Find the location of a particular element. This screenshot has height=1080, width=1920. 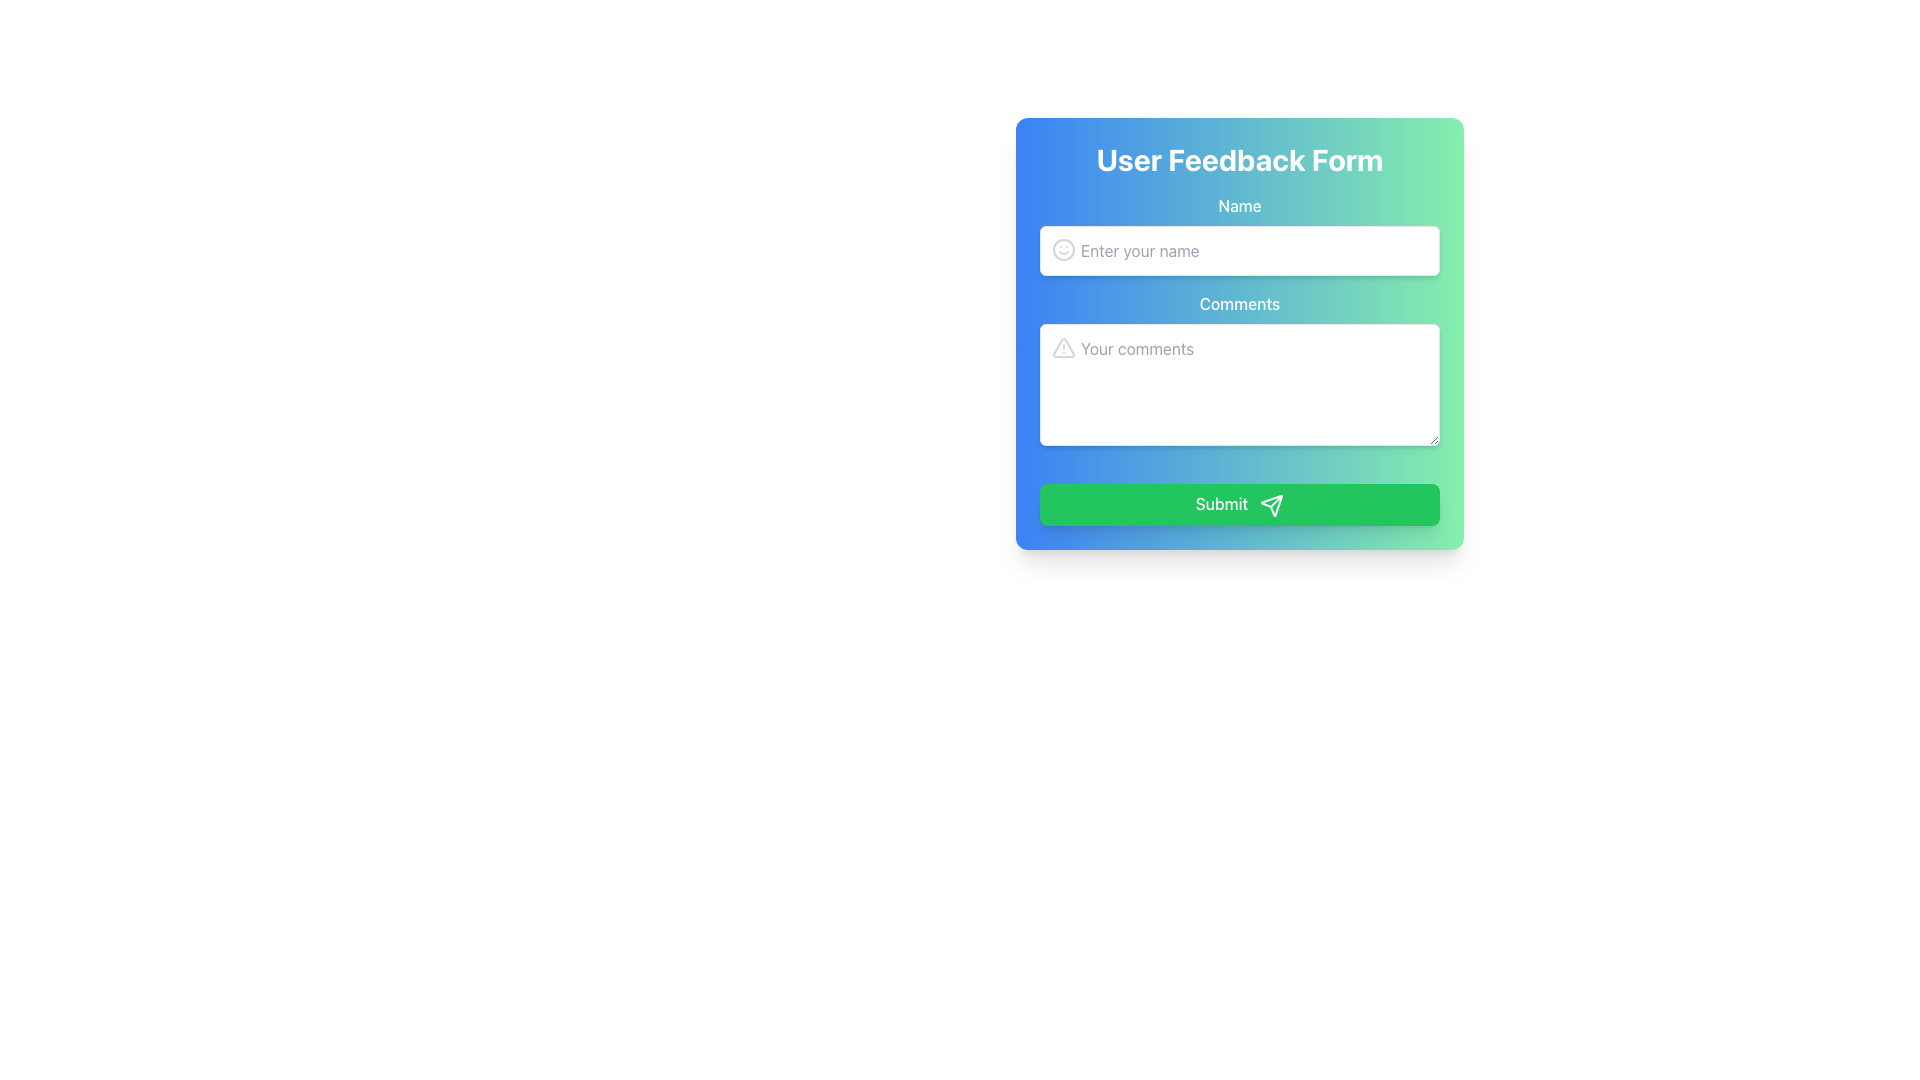

the alert icon located at the top-left of the 'Your comments' input field in the form is located at coordinates (1063, 346).